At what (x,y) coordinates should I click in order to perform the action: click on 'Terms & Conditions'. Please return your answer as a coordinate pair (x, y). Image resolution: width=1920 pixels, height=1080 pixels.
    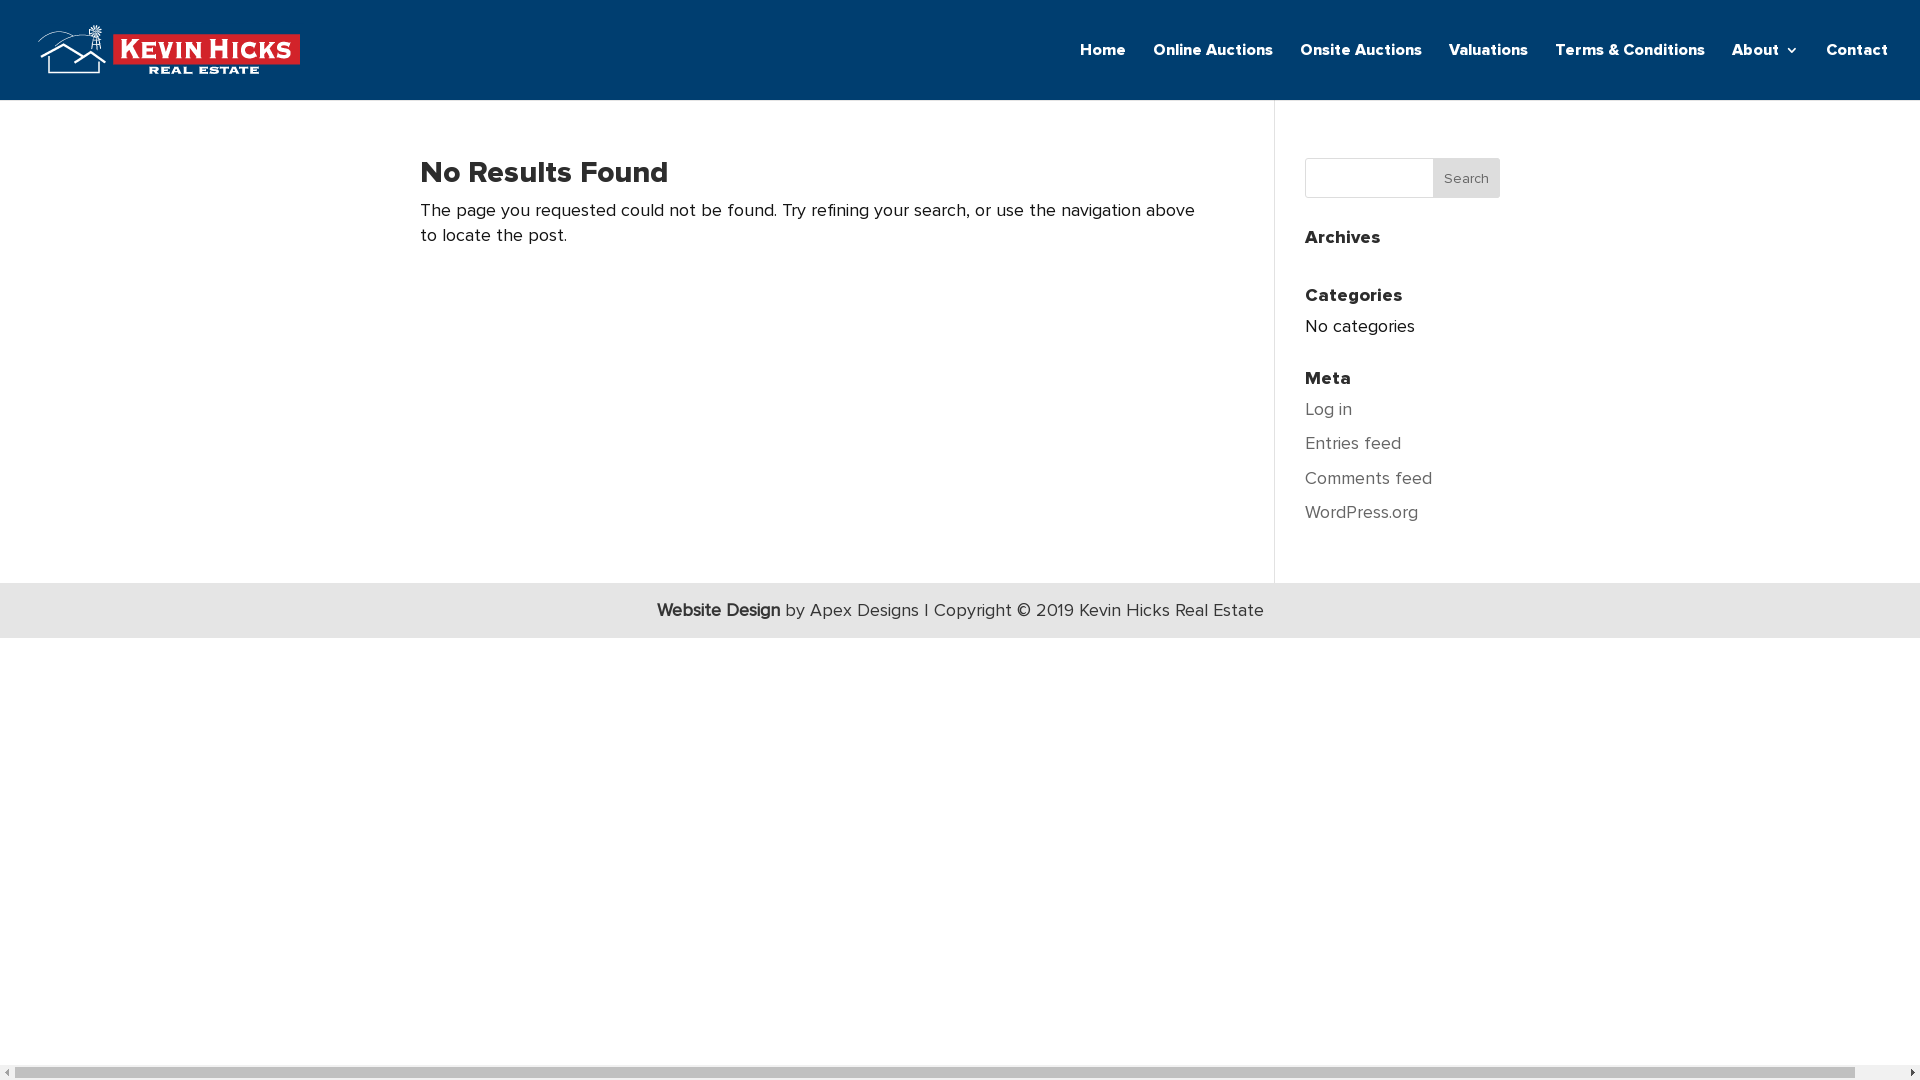
    Looking at the image, I should click on (1630, 70).